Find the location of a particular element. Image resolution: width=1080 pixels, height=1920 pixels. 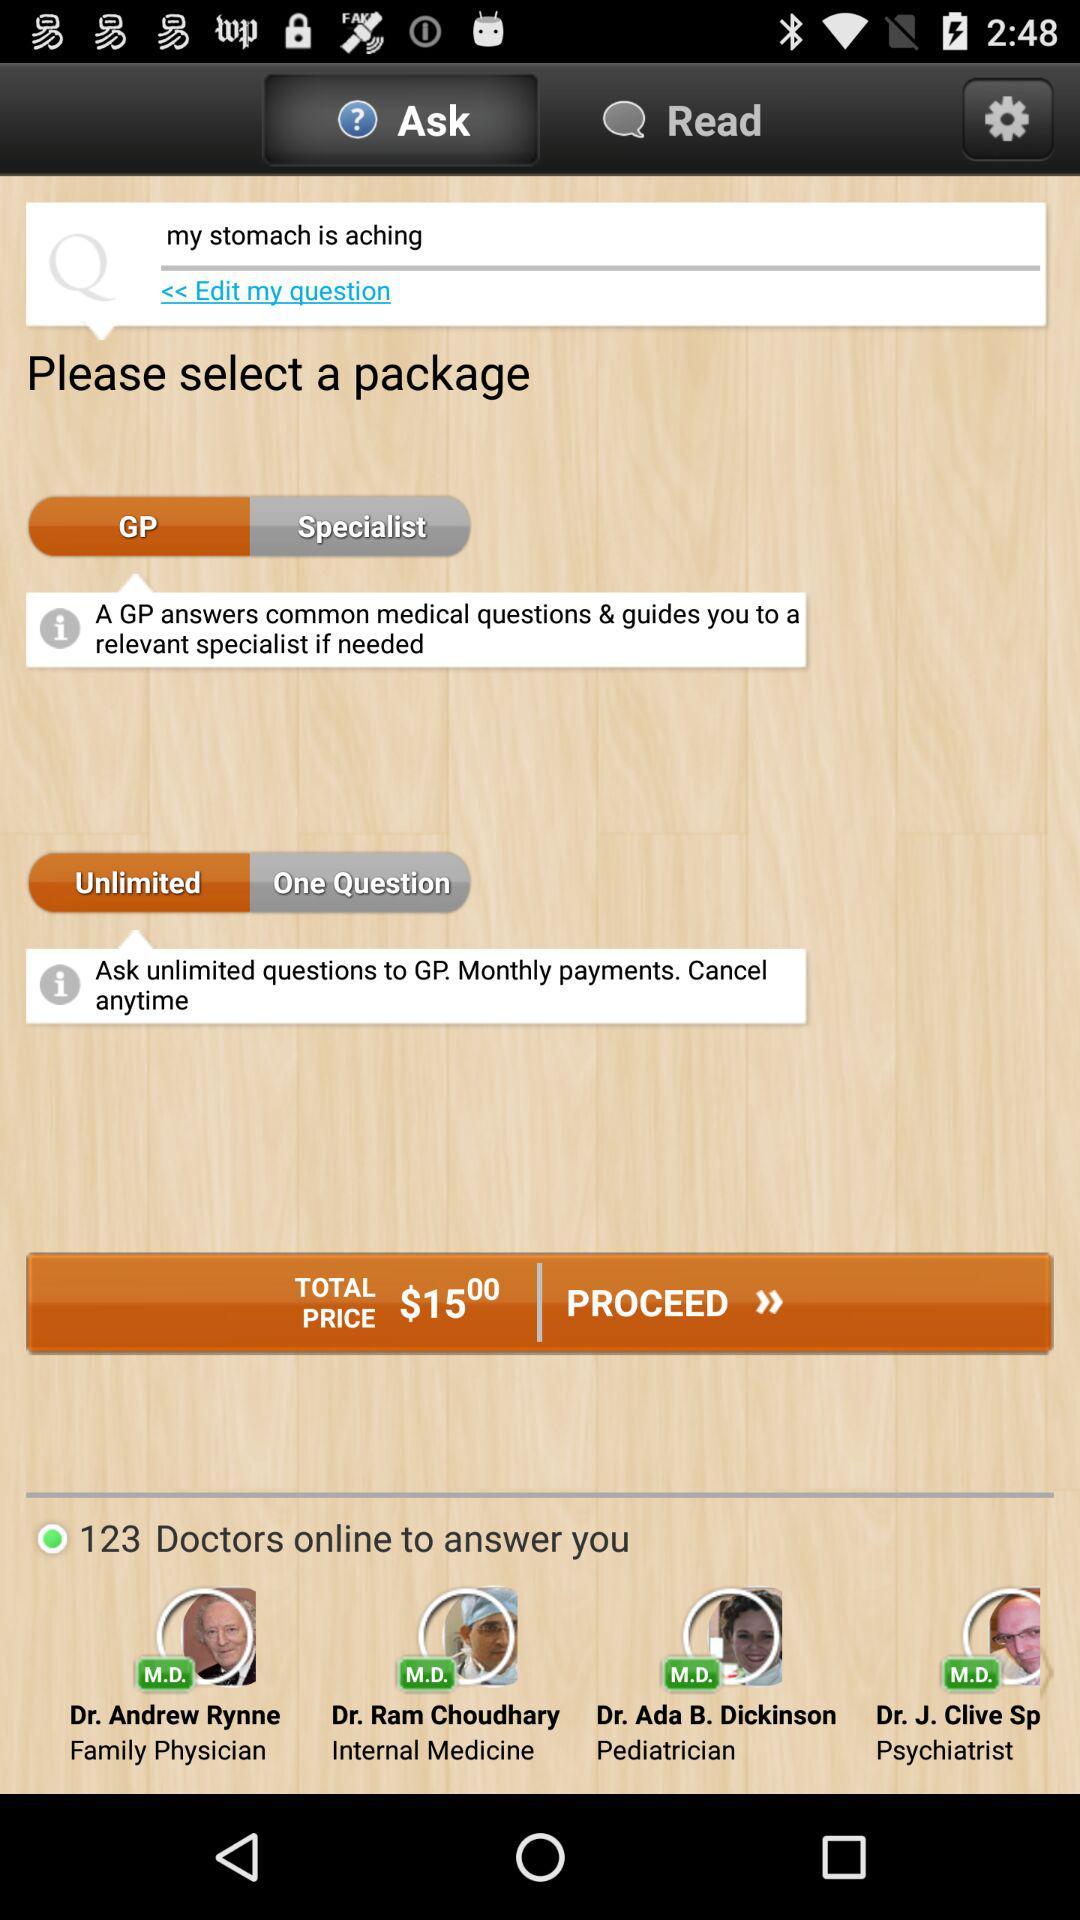

more settings is located at coordinates (1007, 118).